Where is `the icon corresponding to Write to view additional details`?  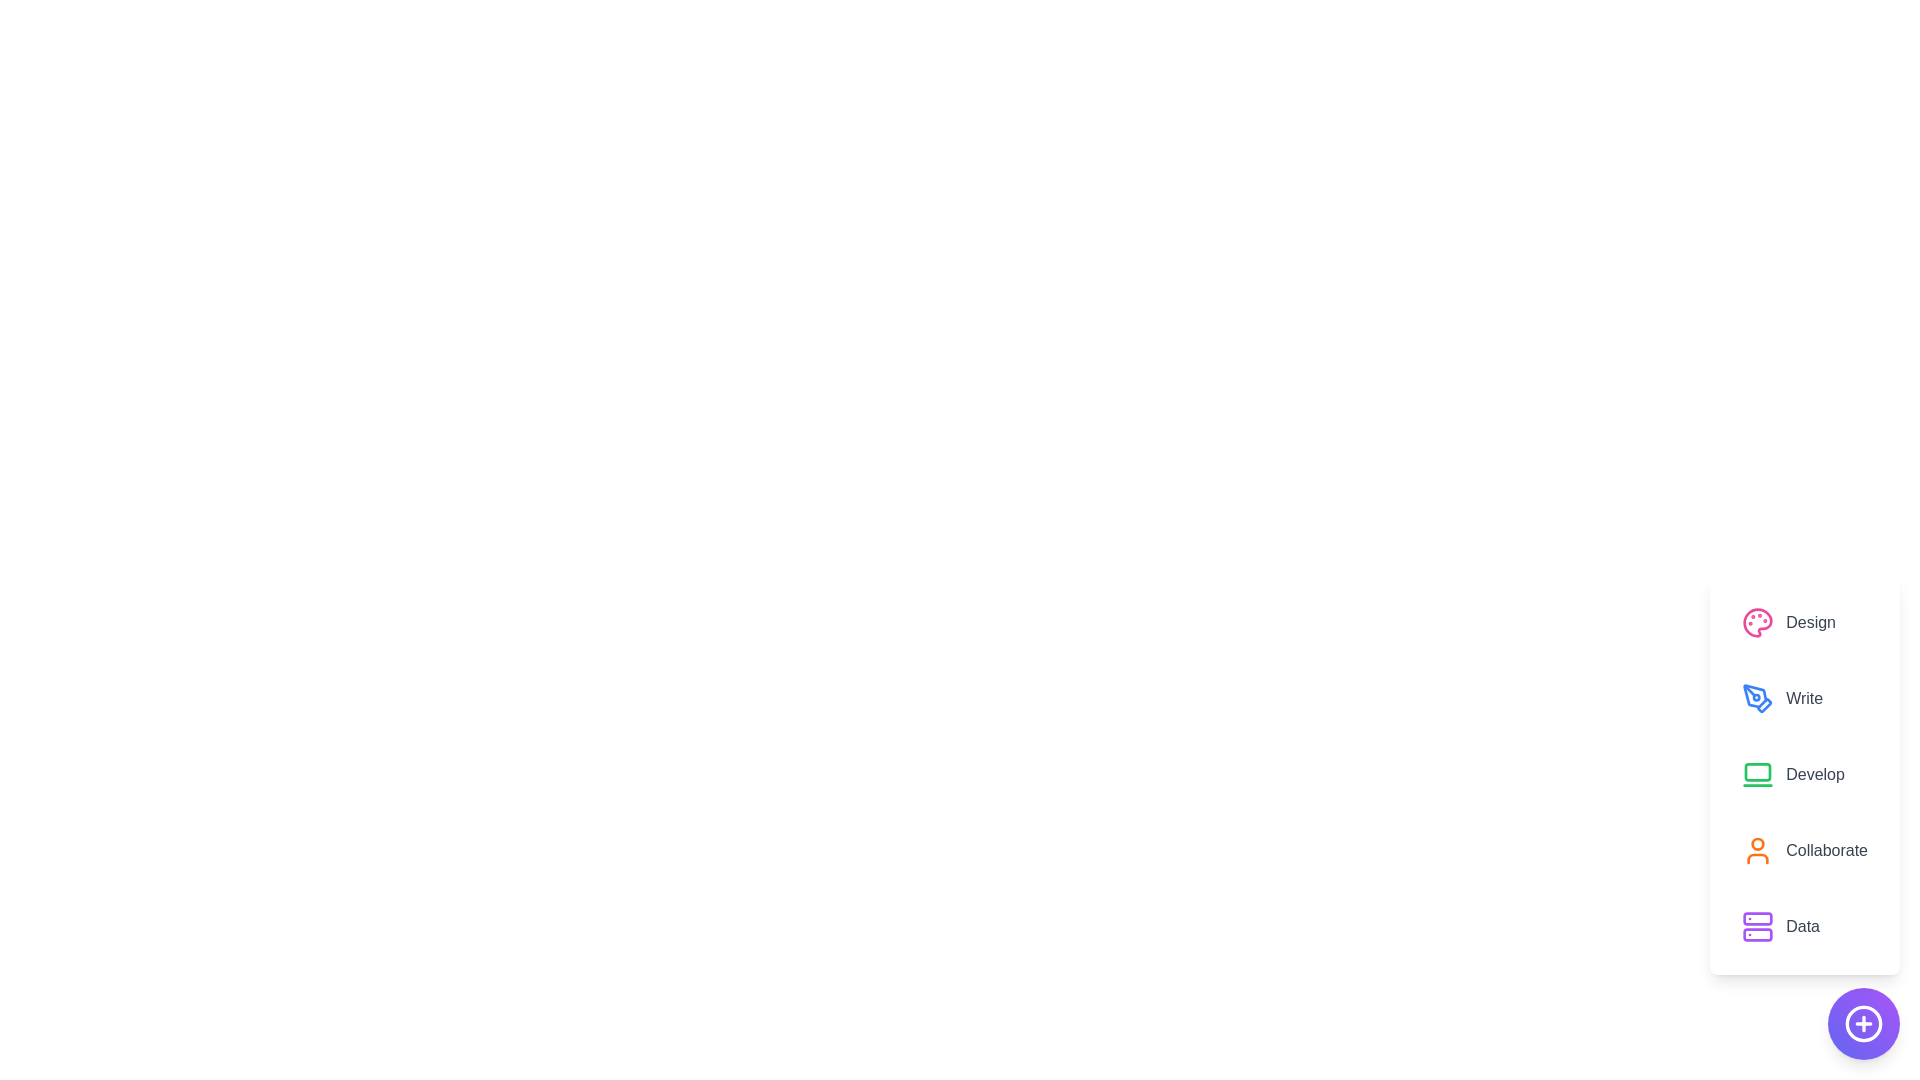 the icon corresponding to Write to view additional details is located at coordinates (1756, 697).